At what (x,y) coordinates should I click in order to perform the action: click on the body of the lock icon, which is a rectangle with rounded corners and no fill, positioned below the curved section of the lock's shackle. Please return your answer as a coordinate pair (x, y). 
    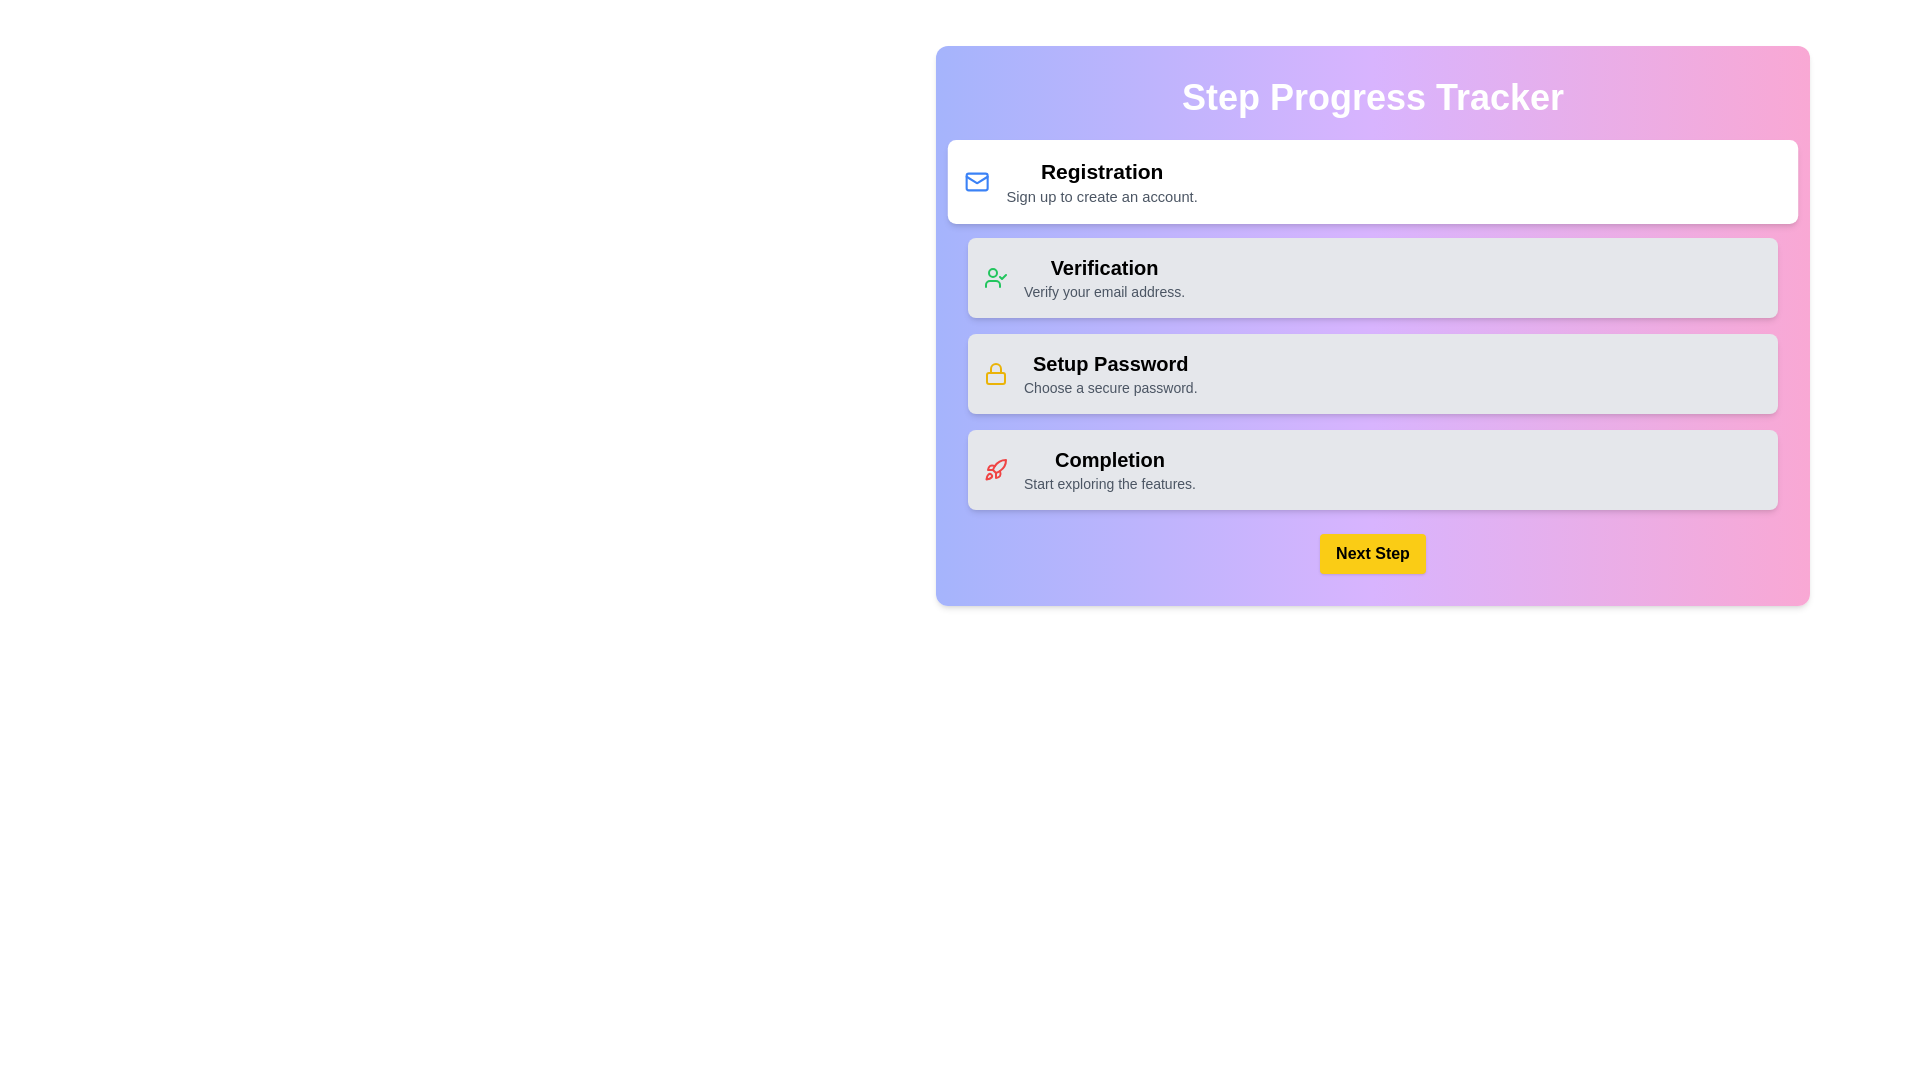
    Looking at the image, I should click on (996, 378).